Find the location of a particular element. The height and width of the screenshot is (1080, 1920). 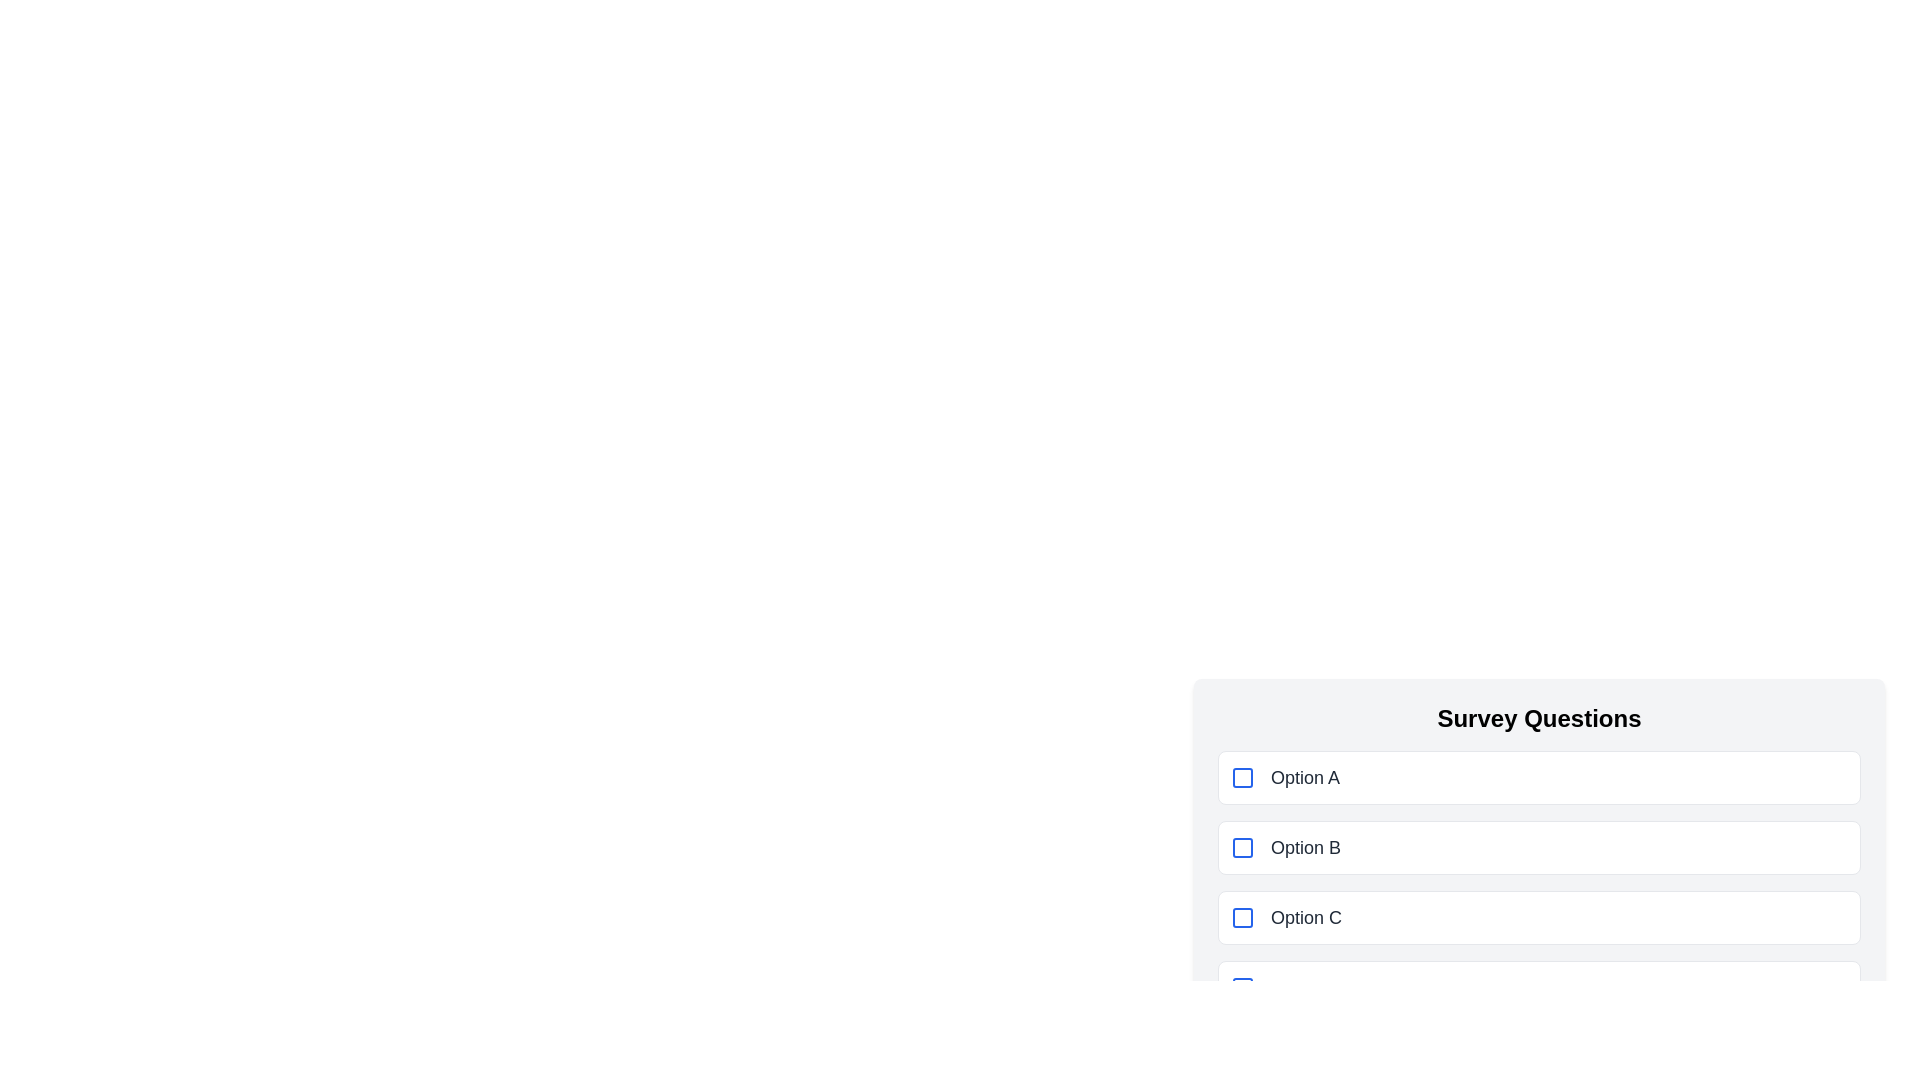

the first checkbox indicator is located at coordinates (1242, 777).